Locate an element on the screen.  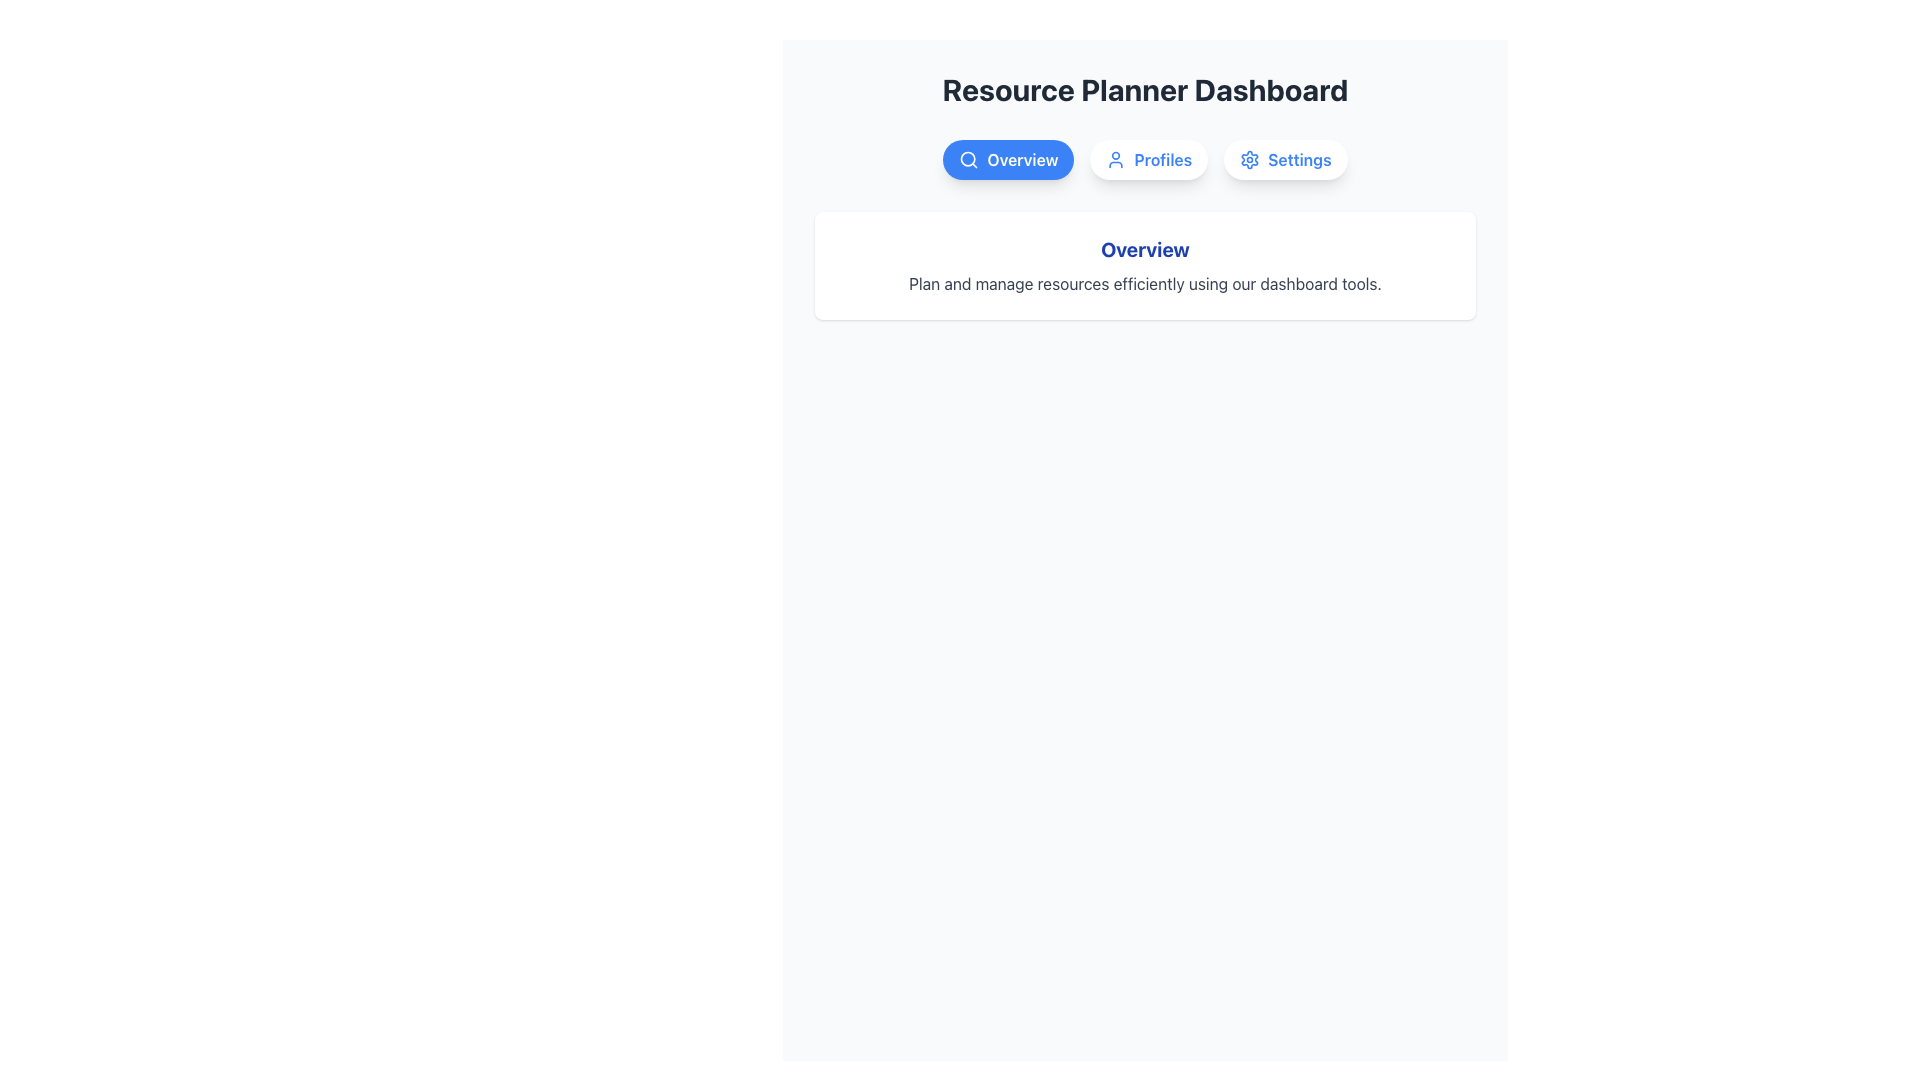
the third button in the horizontal row under the 'Resource Planner Dashboard' header is located at coordinates (1285, 158).